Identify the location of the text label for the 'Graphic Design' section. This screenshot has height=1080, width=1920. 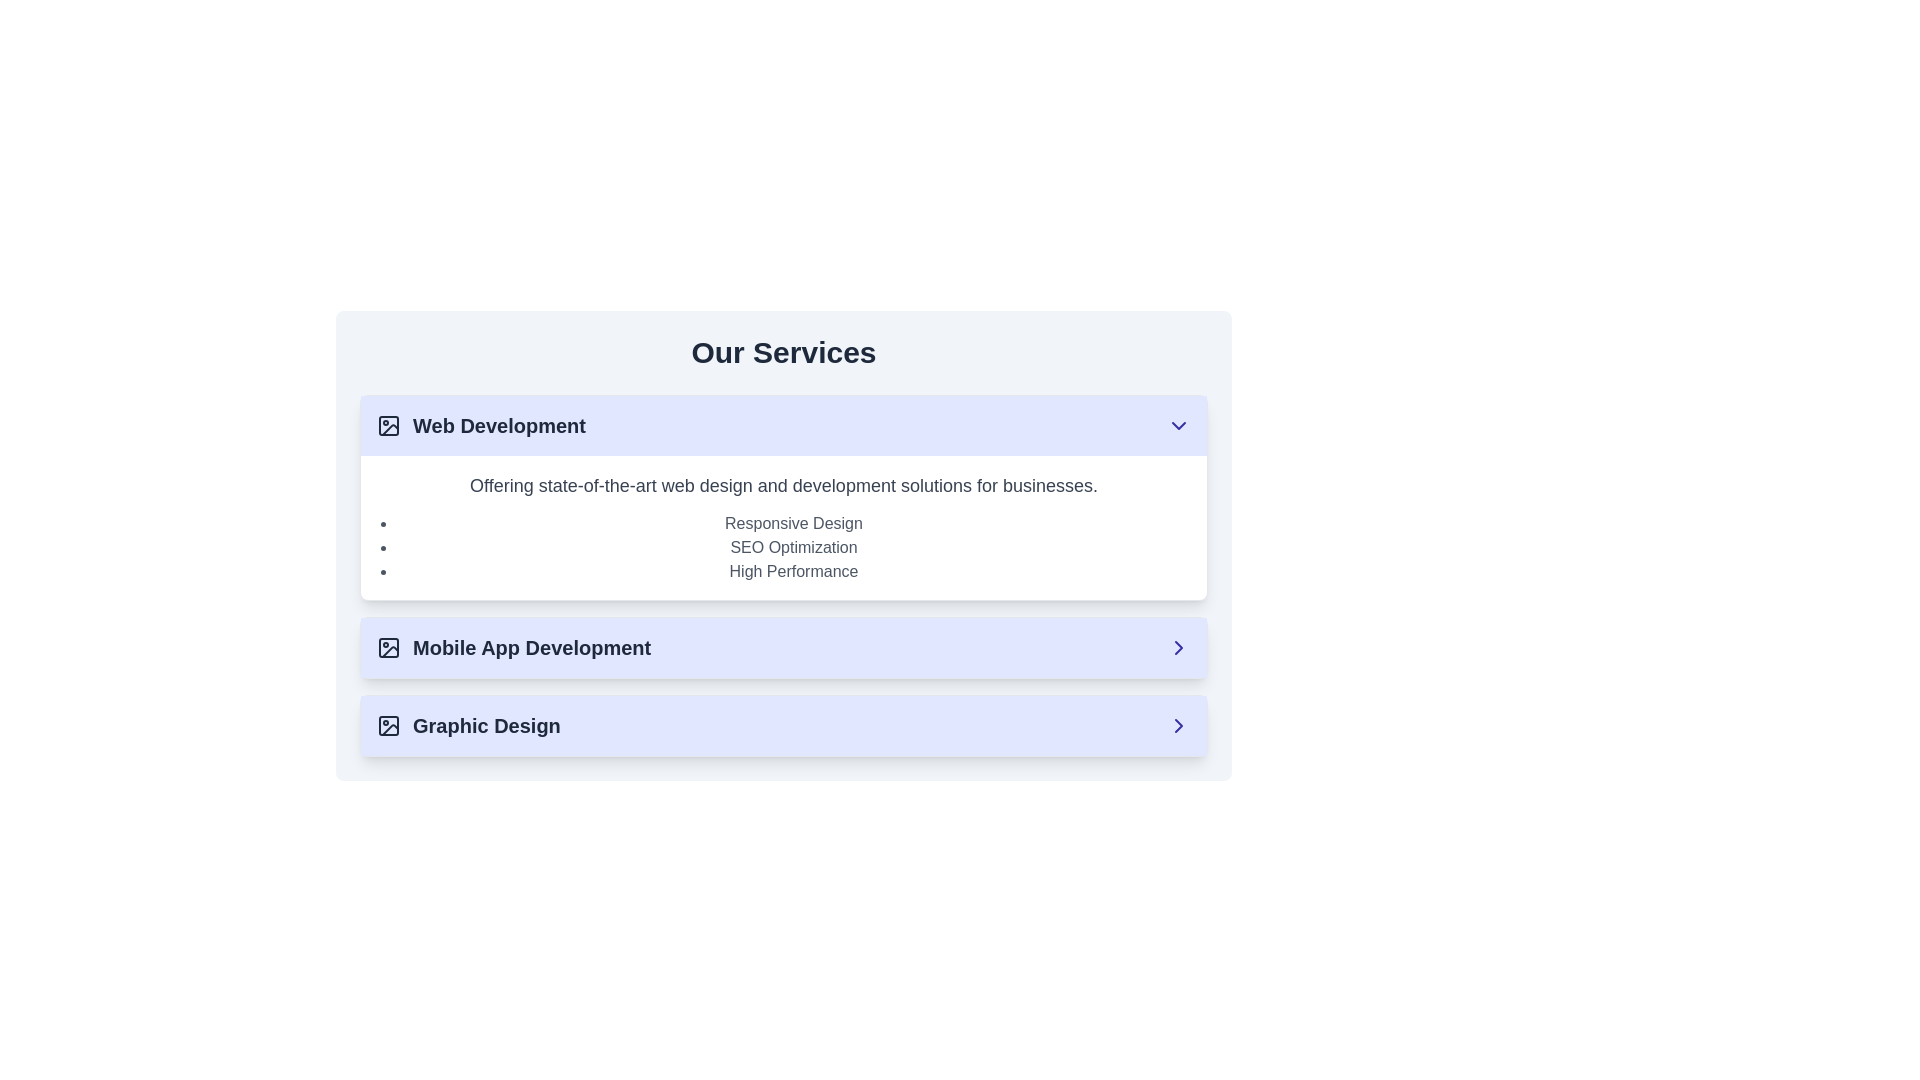
(467, 725).